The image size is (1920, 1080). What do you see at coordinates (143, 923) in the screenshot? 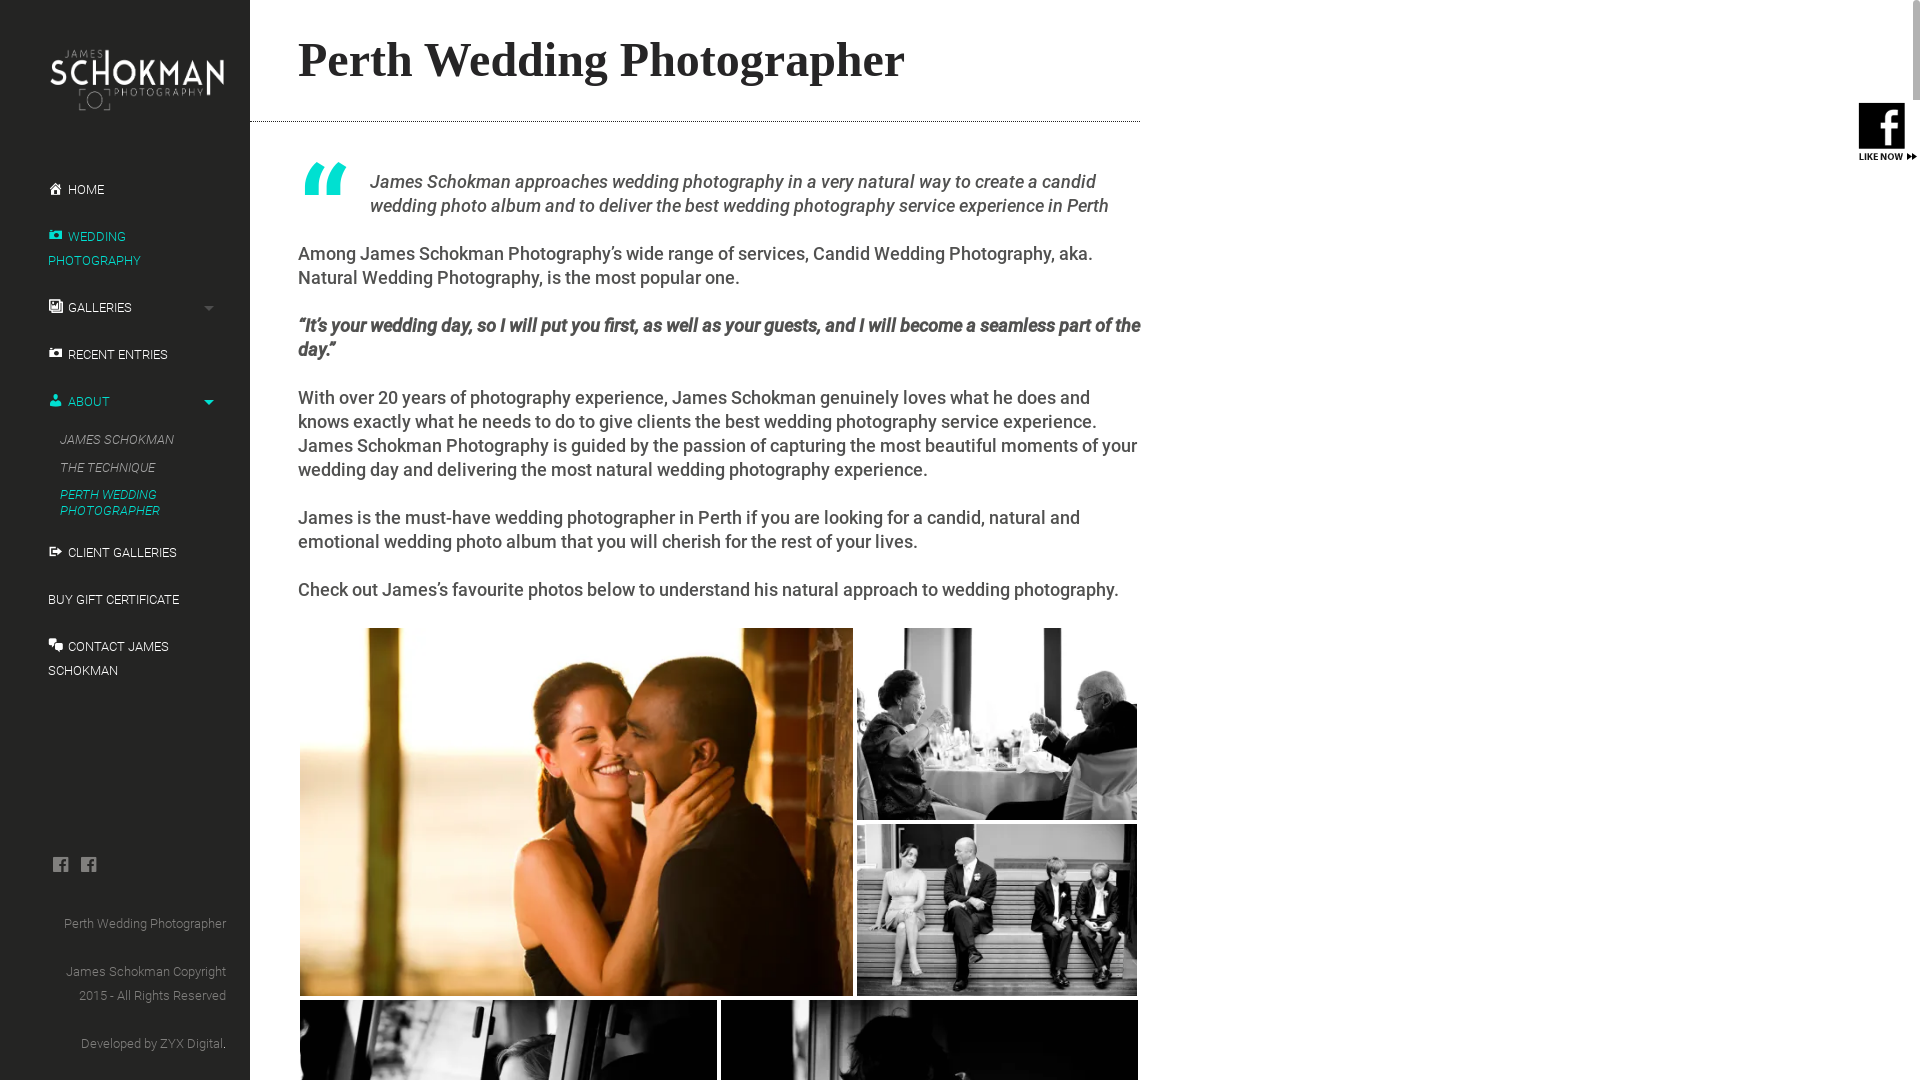
I see `'Perth Wedding Photographer'` at bounding box center [143, 923].